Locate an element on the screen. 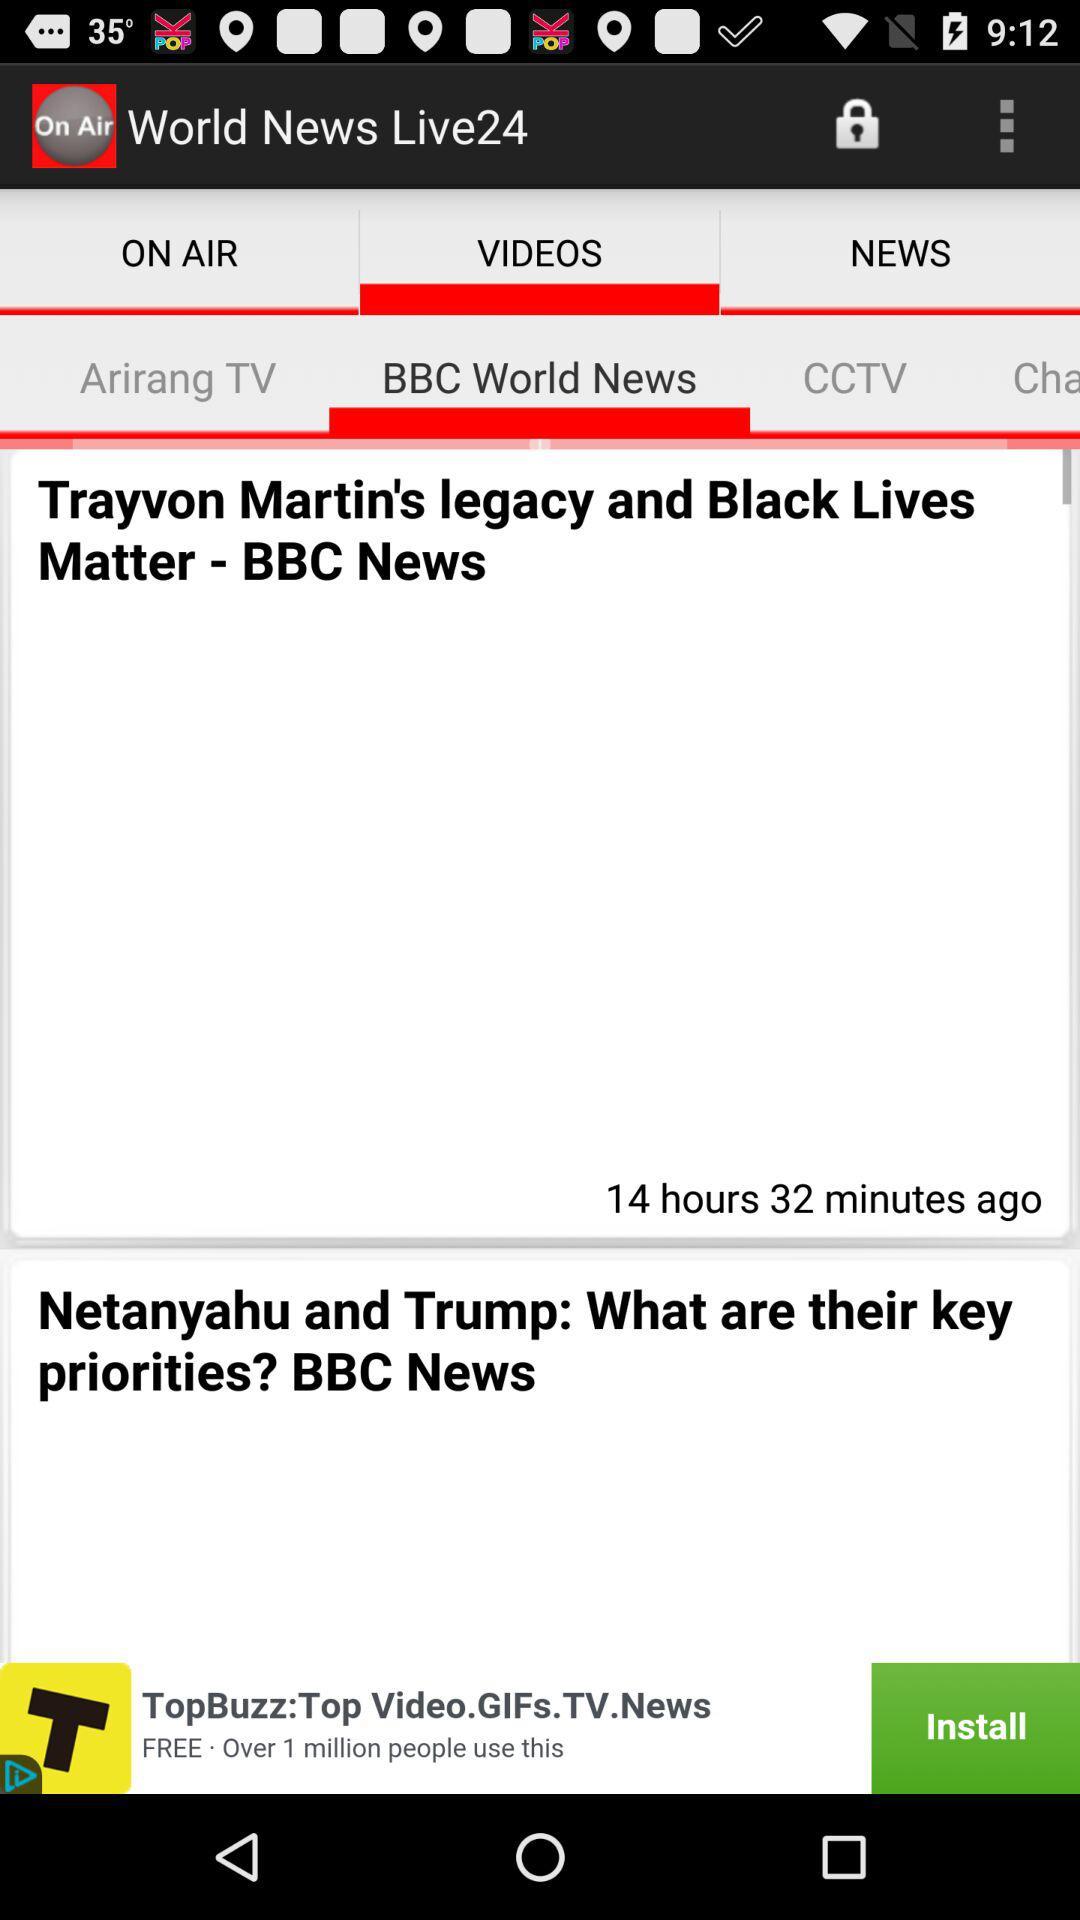 The image size is (1080, 1920). app above news item is located at coordinates (1006, 124).